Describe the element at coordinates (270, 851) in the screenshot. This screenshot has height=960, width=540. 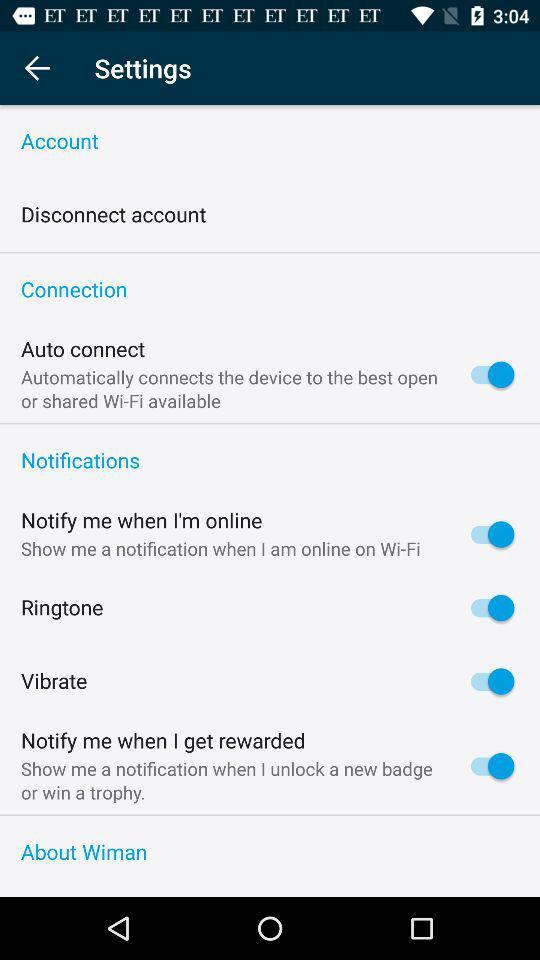
I see `about wiman item` at that location.